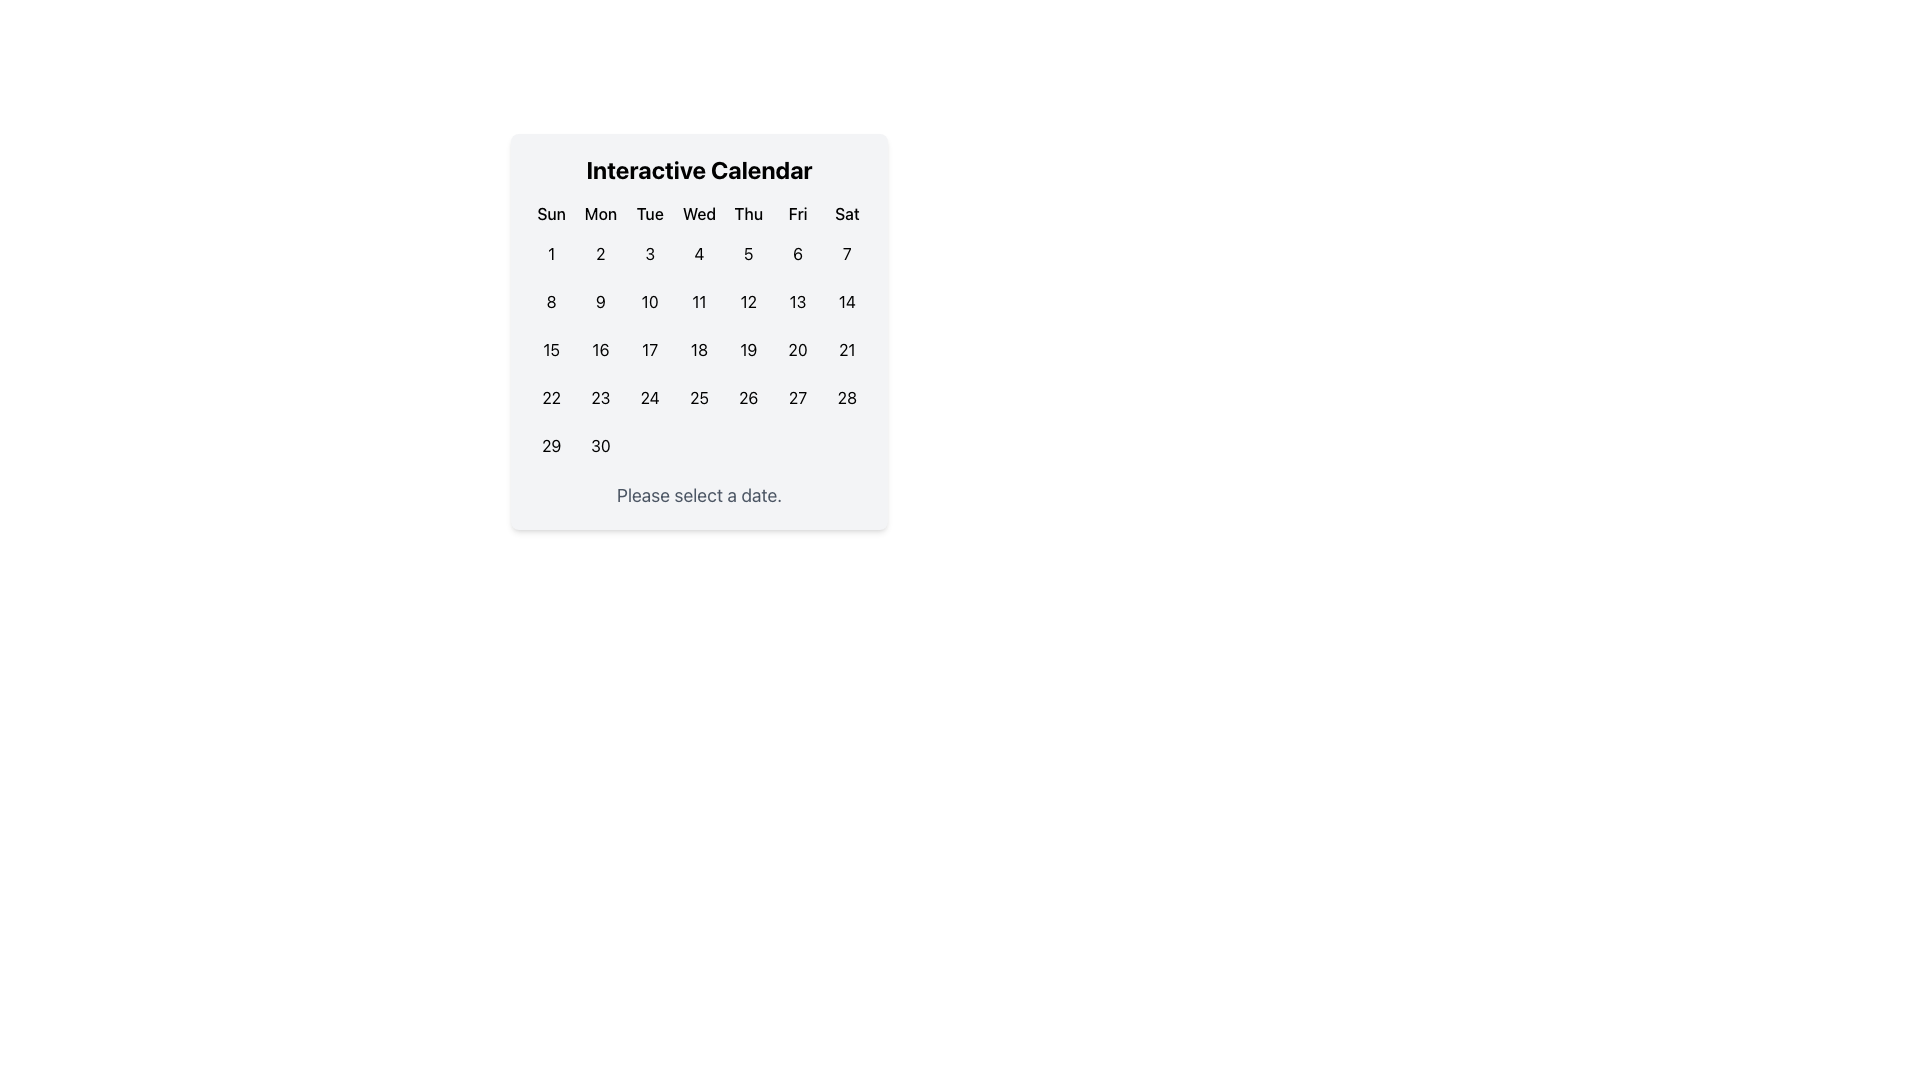 Image resolution: width=1920 pixels, height=1080 pixels. What do you see at coordinates (599, 253) in the screenshot?
I see `the interactive calendar day item representing the number '2'` at bounding box center [599, 253].